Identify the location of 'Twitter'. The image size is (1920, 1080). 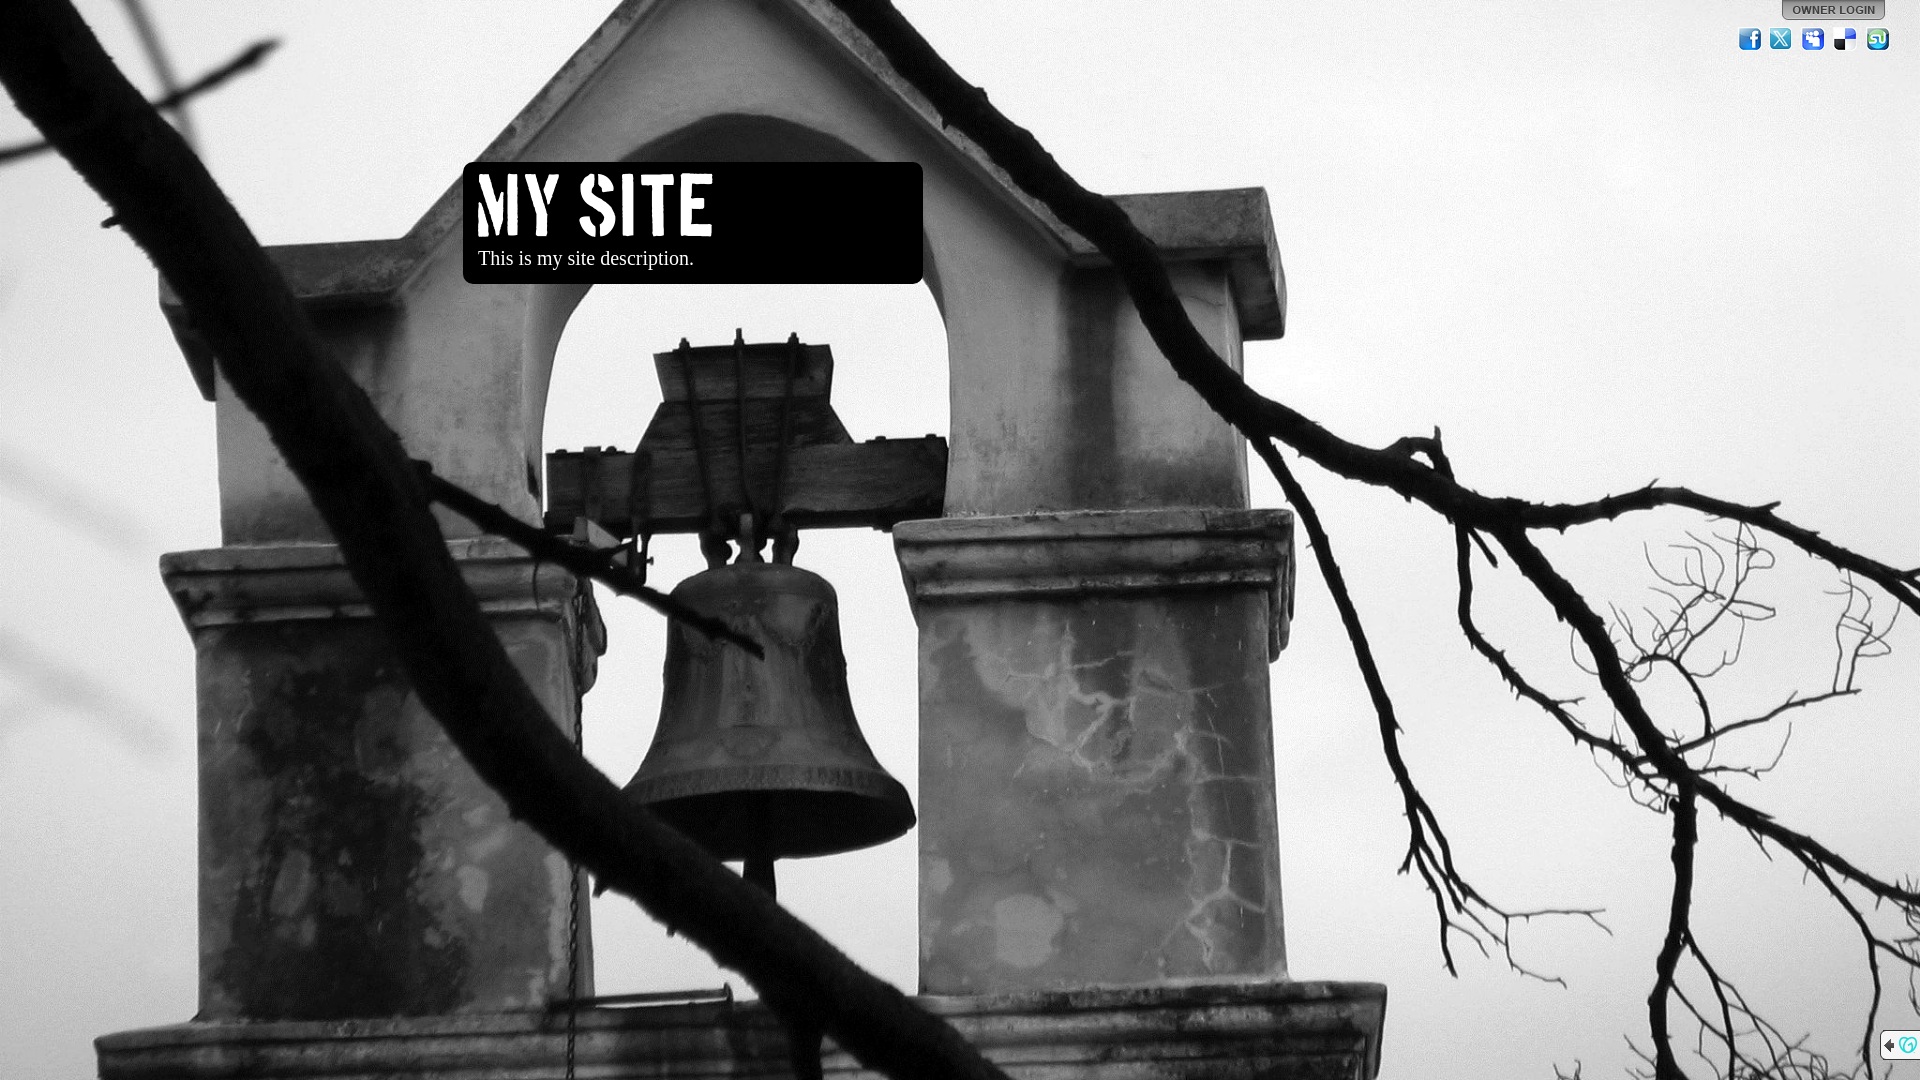
(1781, 38).